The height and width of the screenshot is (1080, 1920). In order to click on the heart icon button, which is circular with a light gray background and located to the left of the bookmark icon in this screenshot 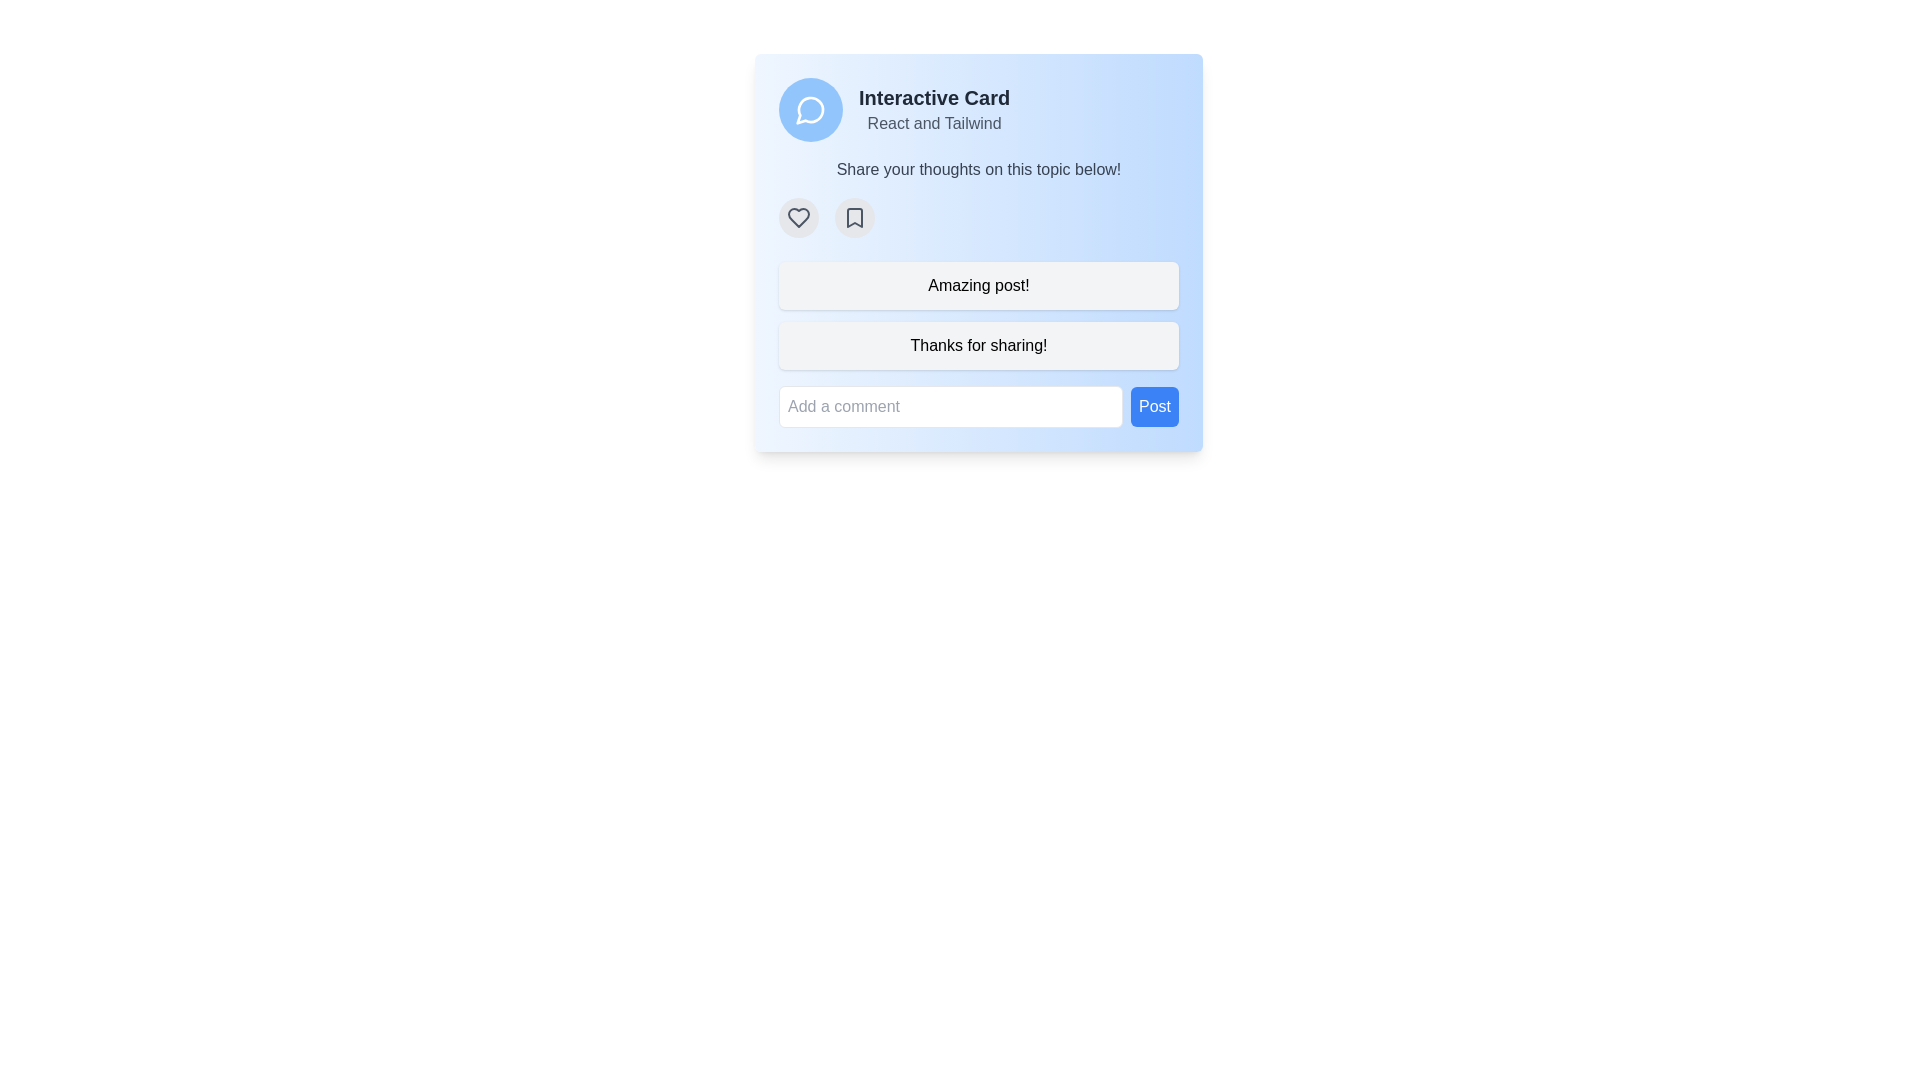, I will do `click(797, 218)`.